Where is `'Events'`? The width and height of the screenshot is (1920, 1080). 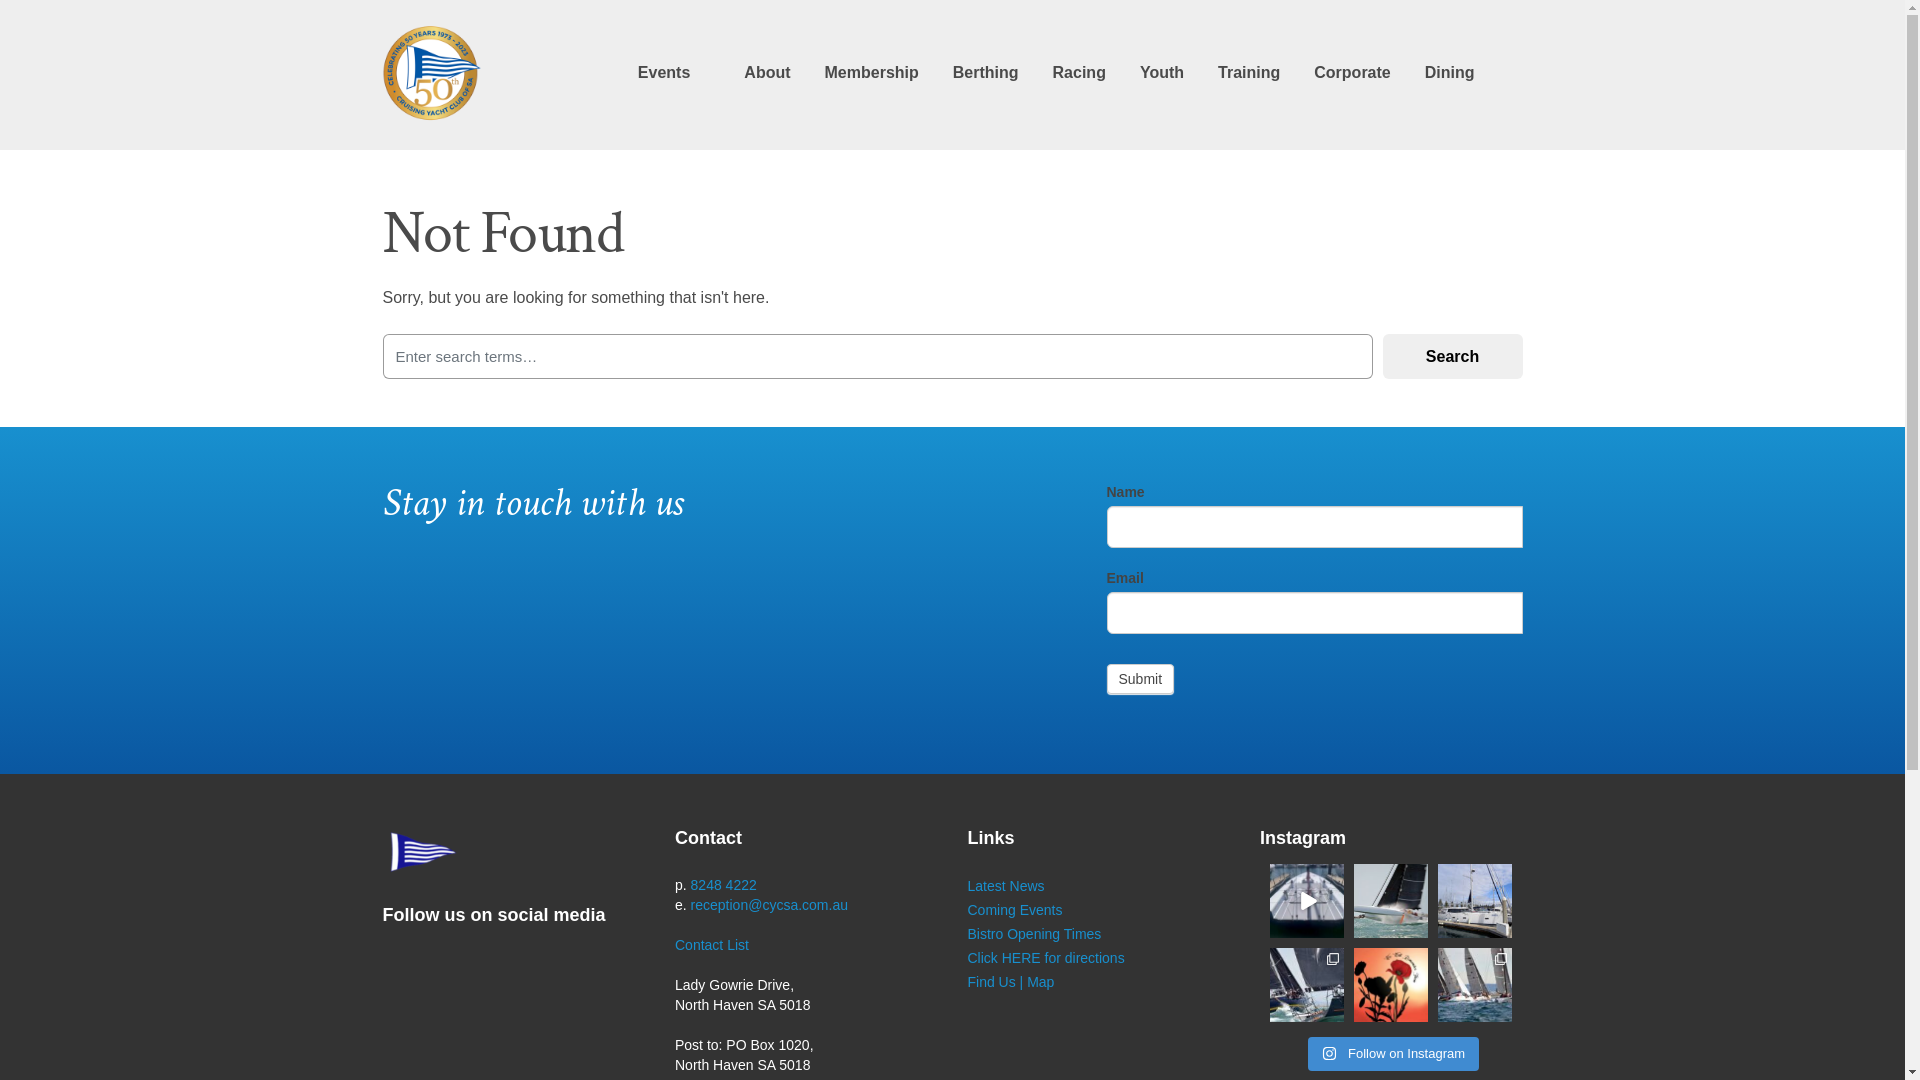
'Events' is located at coordinates (663, 72).